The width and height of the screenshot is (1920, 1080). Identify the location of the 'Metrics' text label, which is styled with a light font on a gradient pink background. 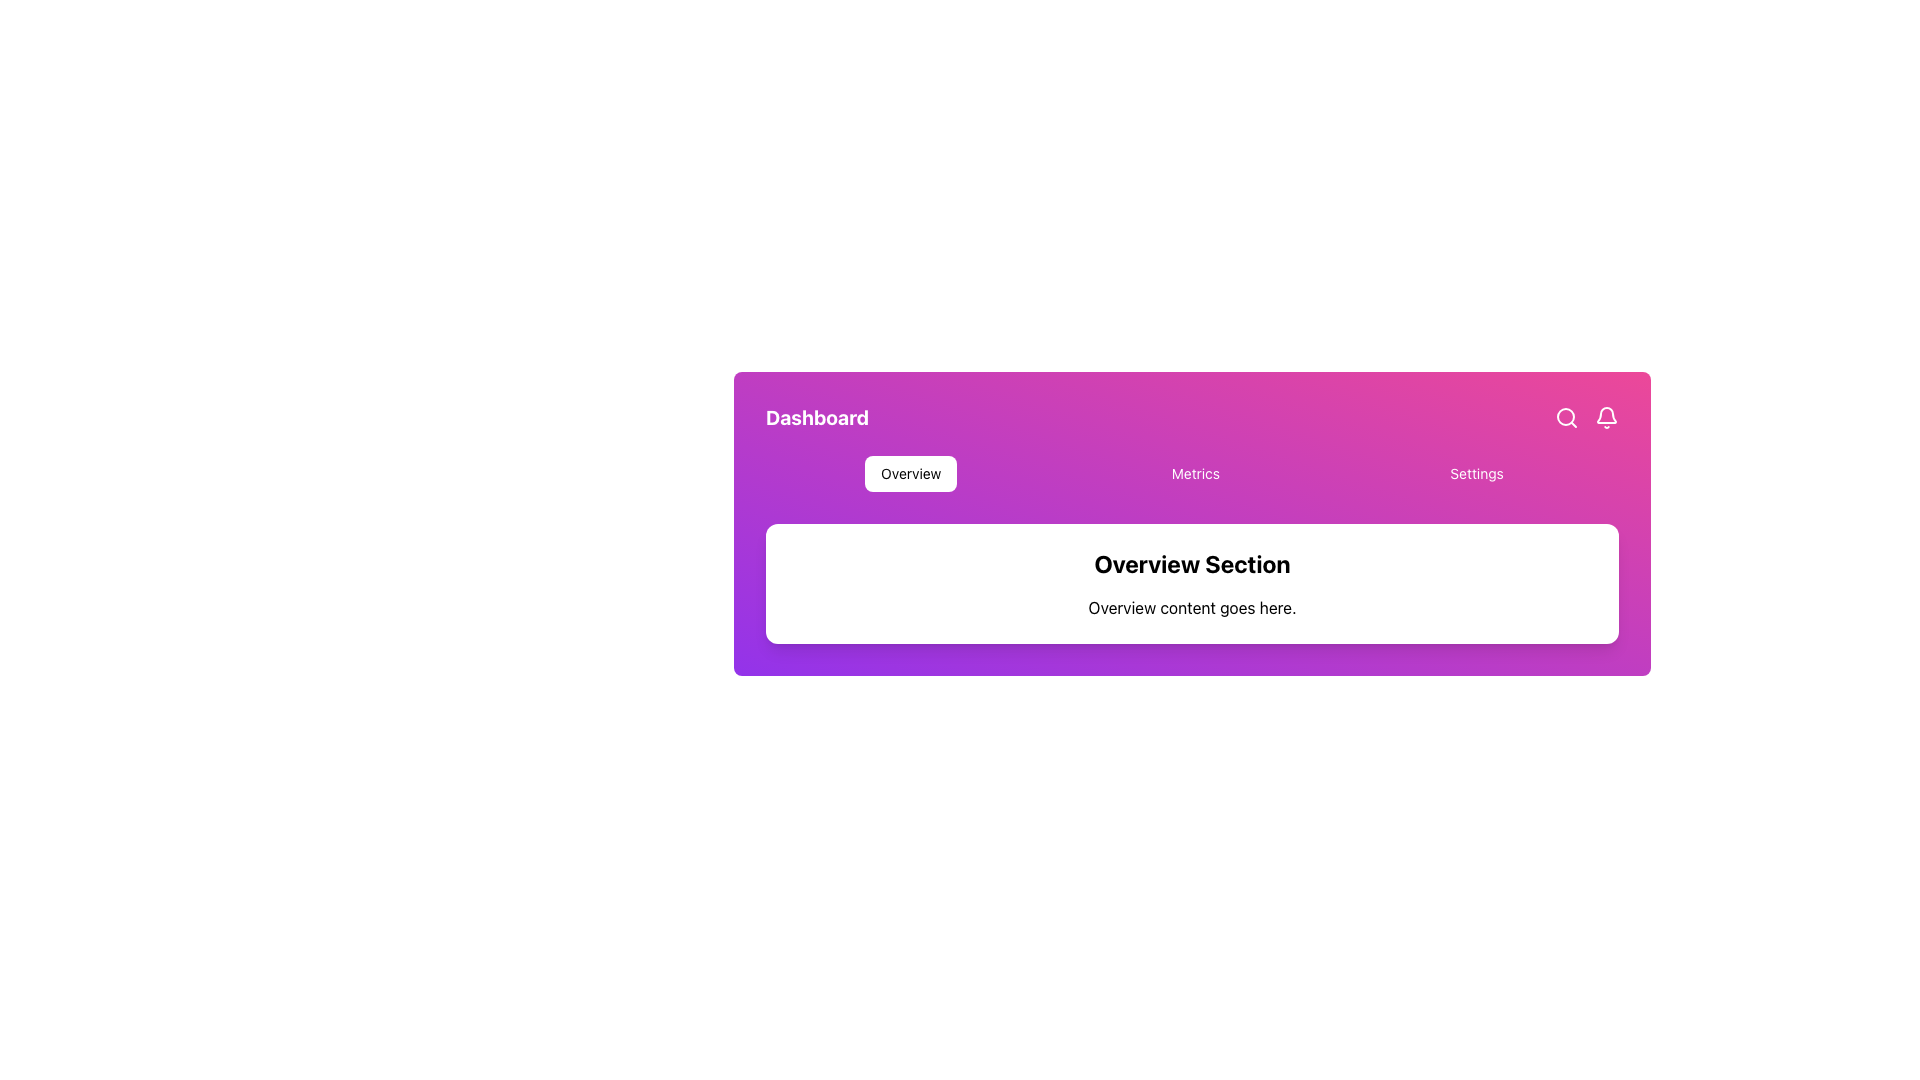
(1195, 474).